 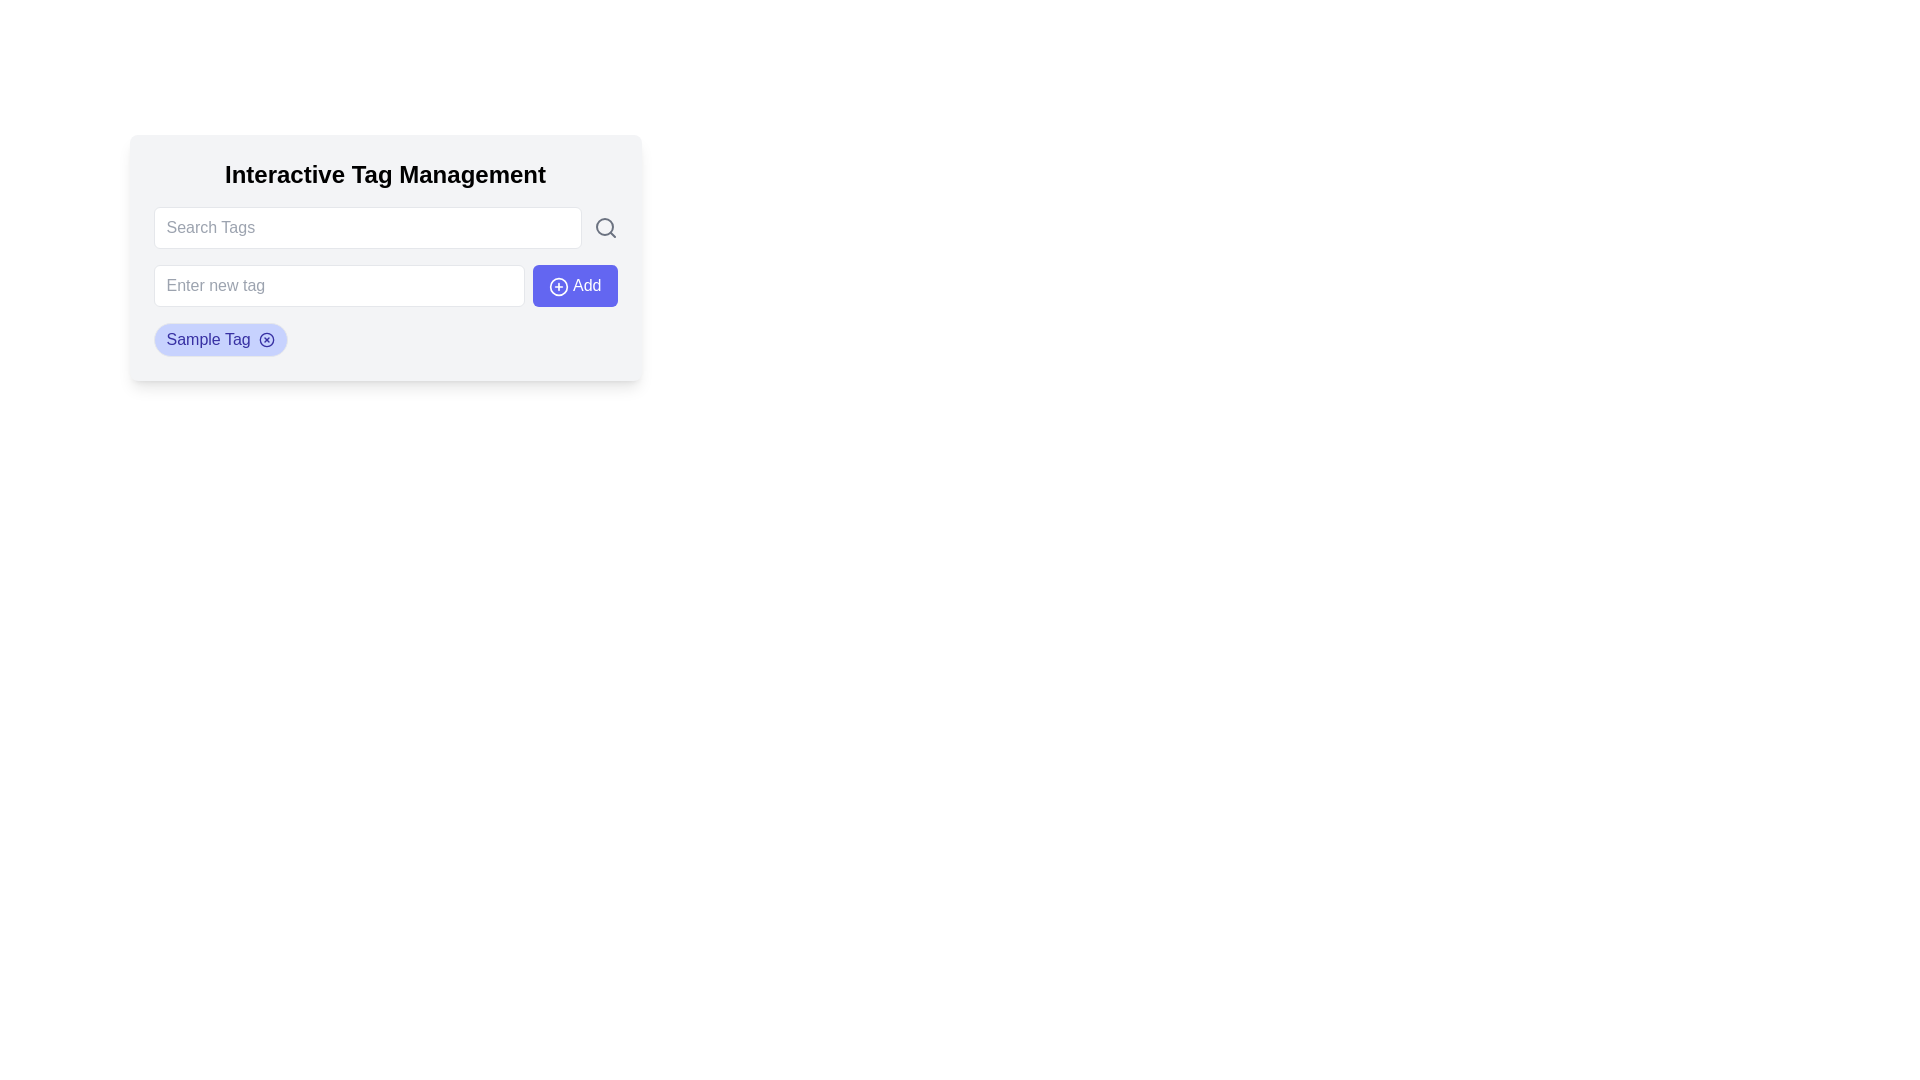 I want to click on the 'x' button on the first tag in the tag management interface, so click(x=220, y=338).